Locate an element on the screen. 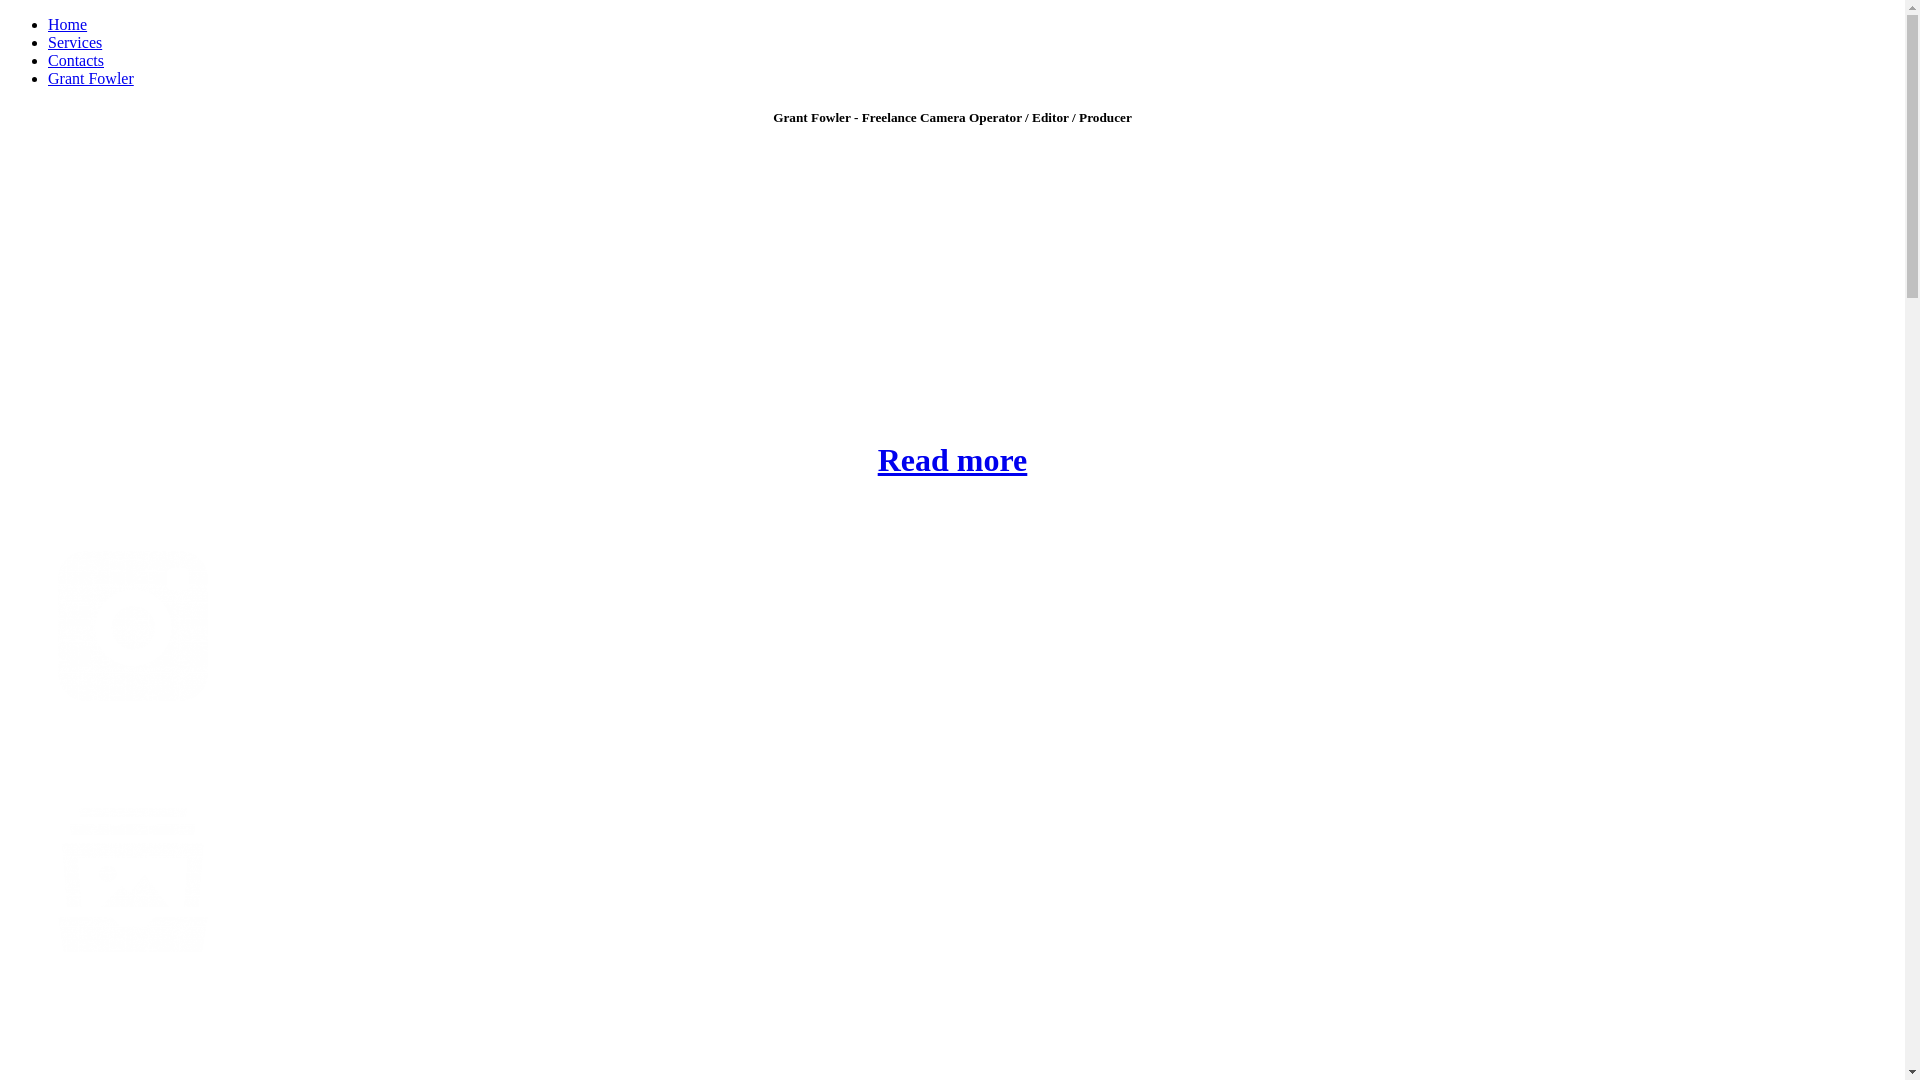  'Contacts' is located at coordinates (76, 59).